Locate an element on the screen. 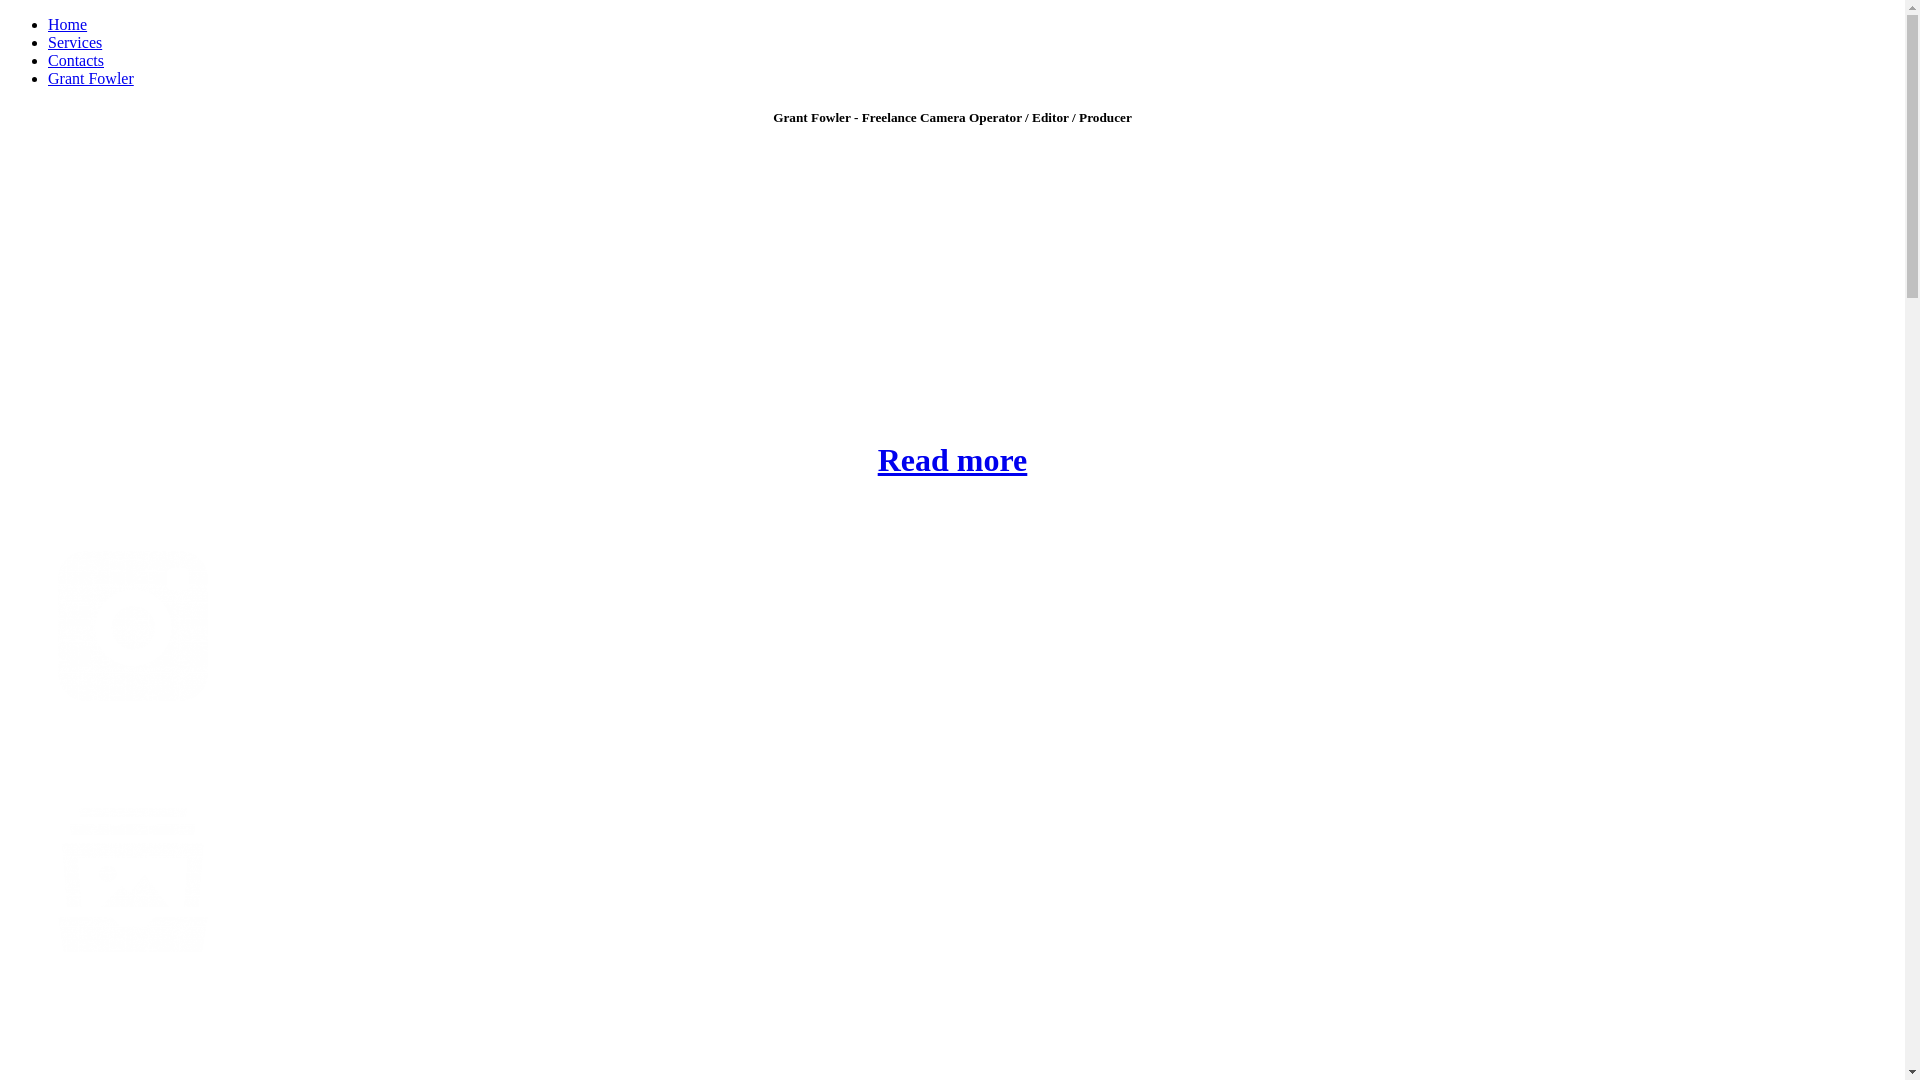  'Contacts' is located at coordinates (76, 59).